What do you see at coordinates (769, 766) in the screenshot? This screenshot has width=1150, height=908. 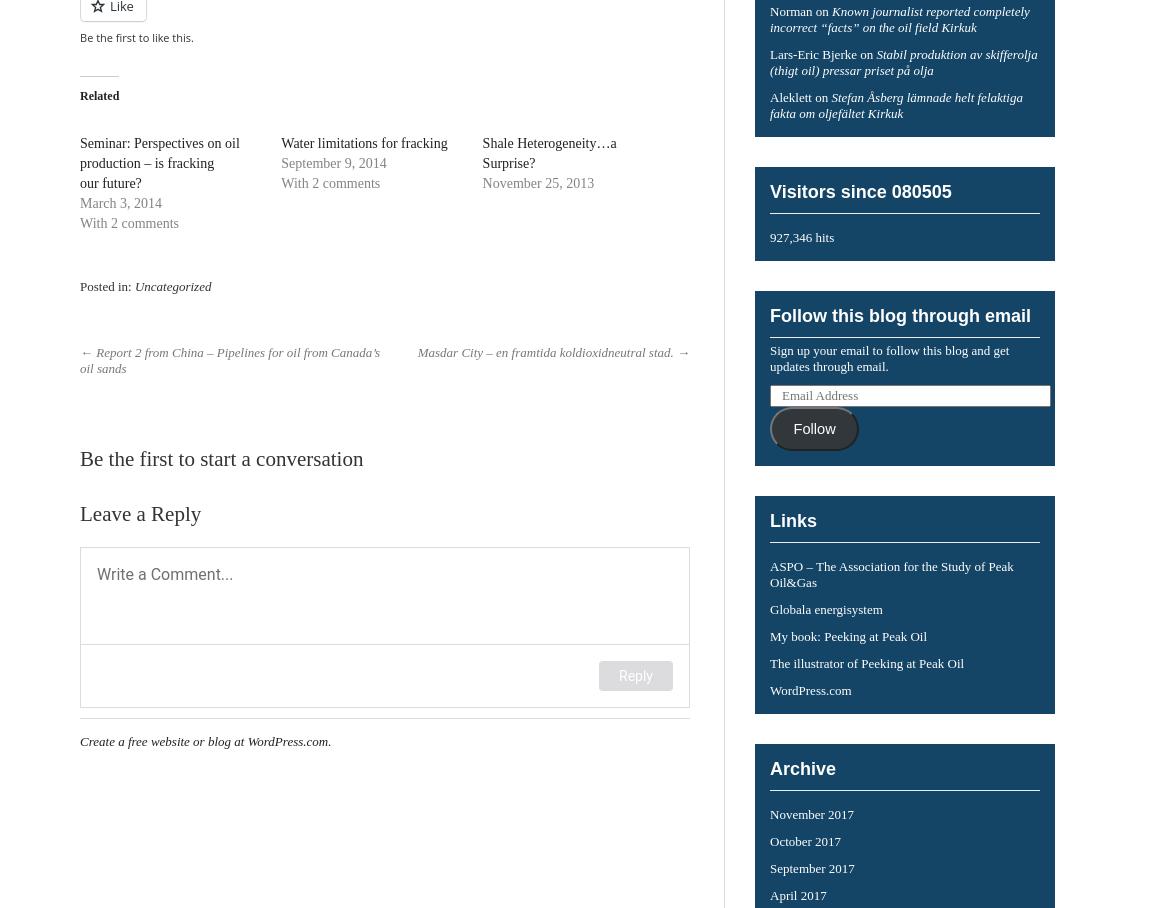 I see `'Archive'` at bounding box center [769, 766].